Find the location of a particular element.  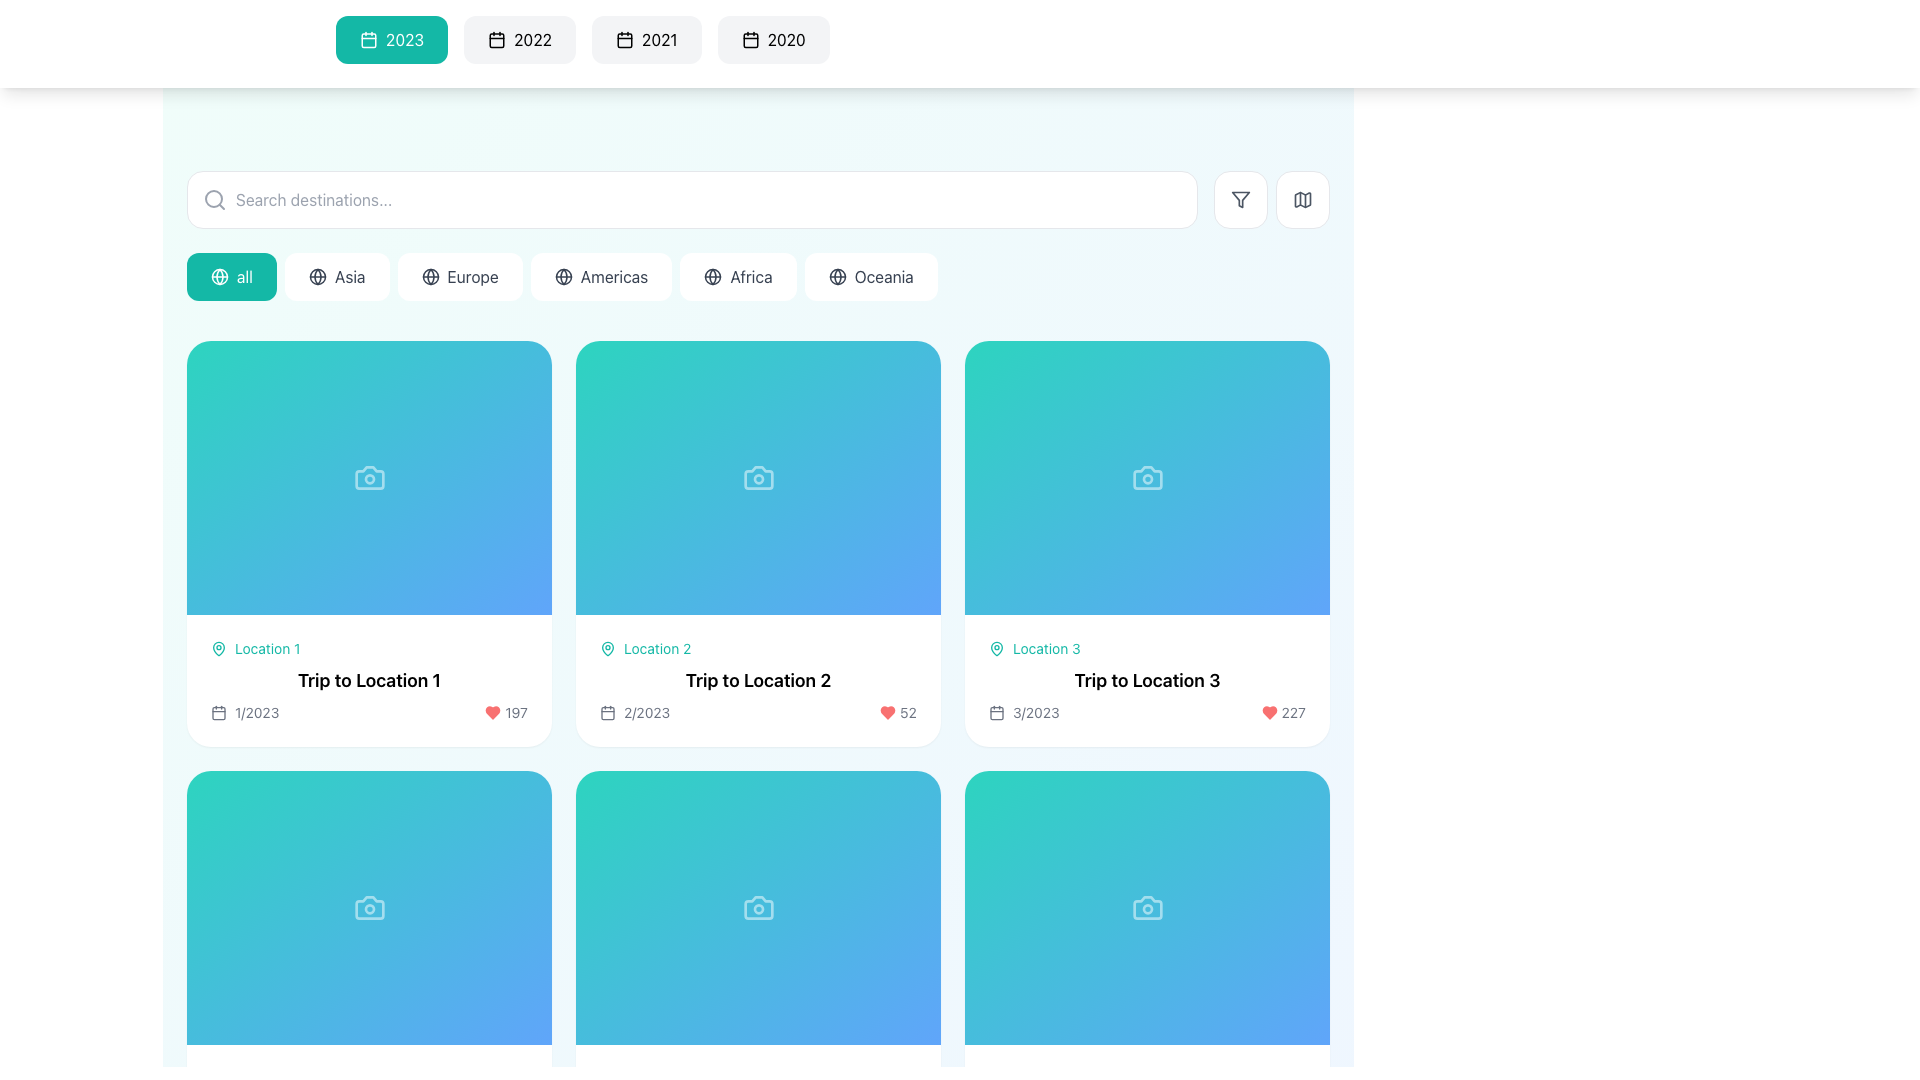

the static text label displaying the count associated with the adjacent red heart icon, located in the bottom section of the first card in a grid layout is located at coordinates (506, 711).